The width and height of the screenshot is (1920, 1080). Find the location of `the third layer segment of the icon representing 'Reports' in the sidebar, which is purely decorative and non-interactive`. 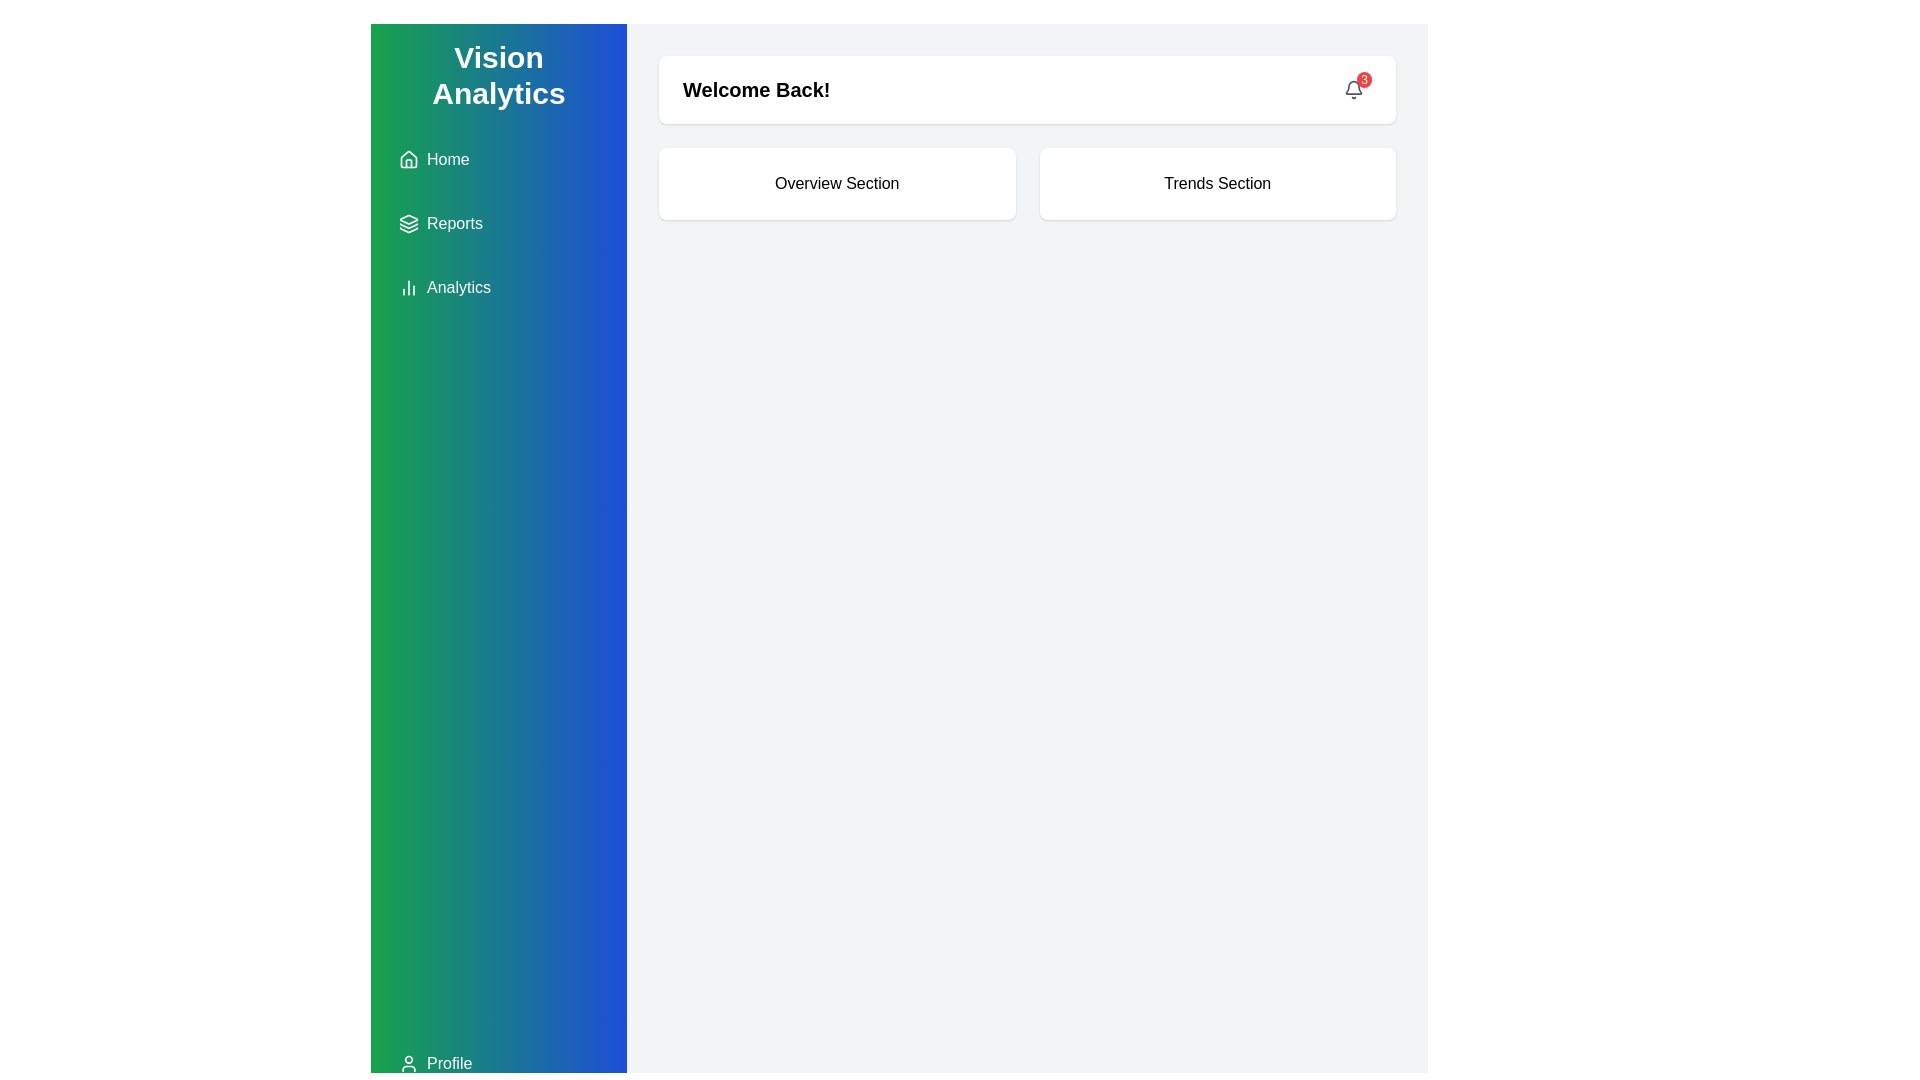

the third layer segment of the icon representing 'Reports' in the sidebar, which is purely decorative and non-interactive is located at coordinates (407, 229).